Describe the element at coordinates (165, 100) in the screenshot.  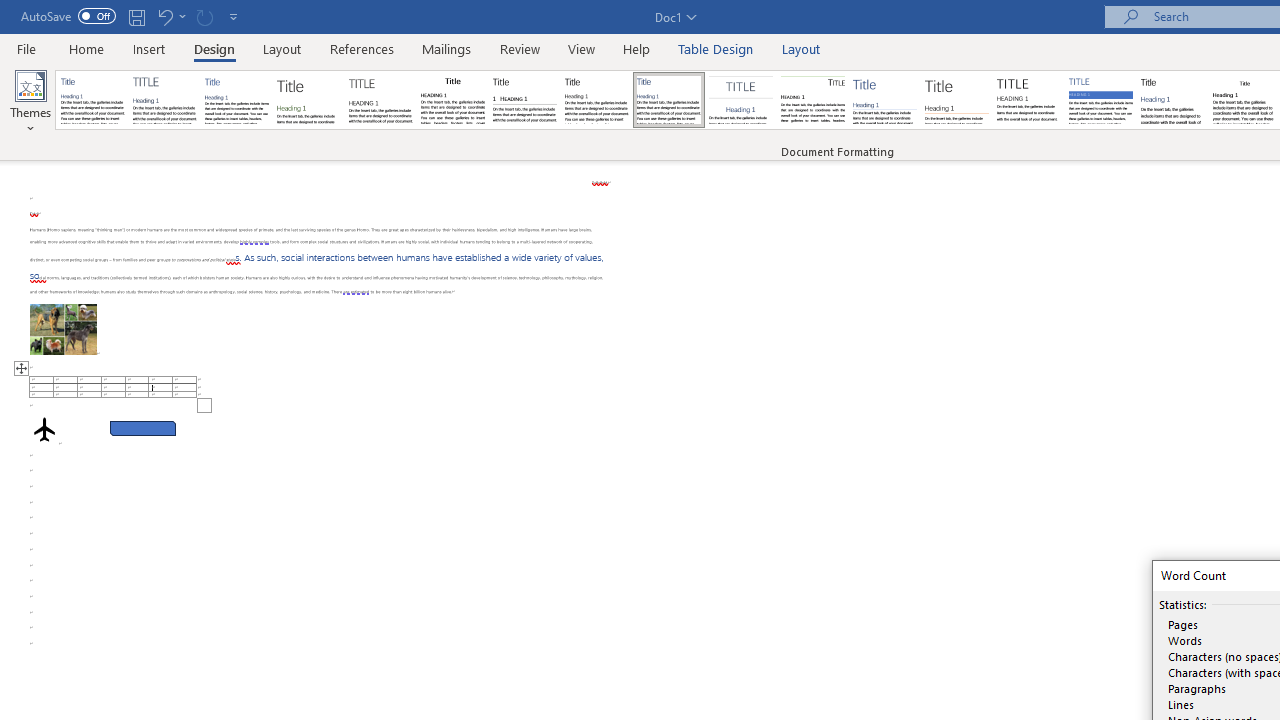
I see `'Basic (Elegant)'` at that location.